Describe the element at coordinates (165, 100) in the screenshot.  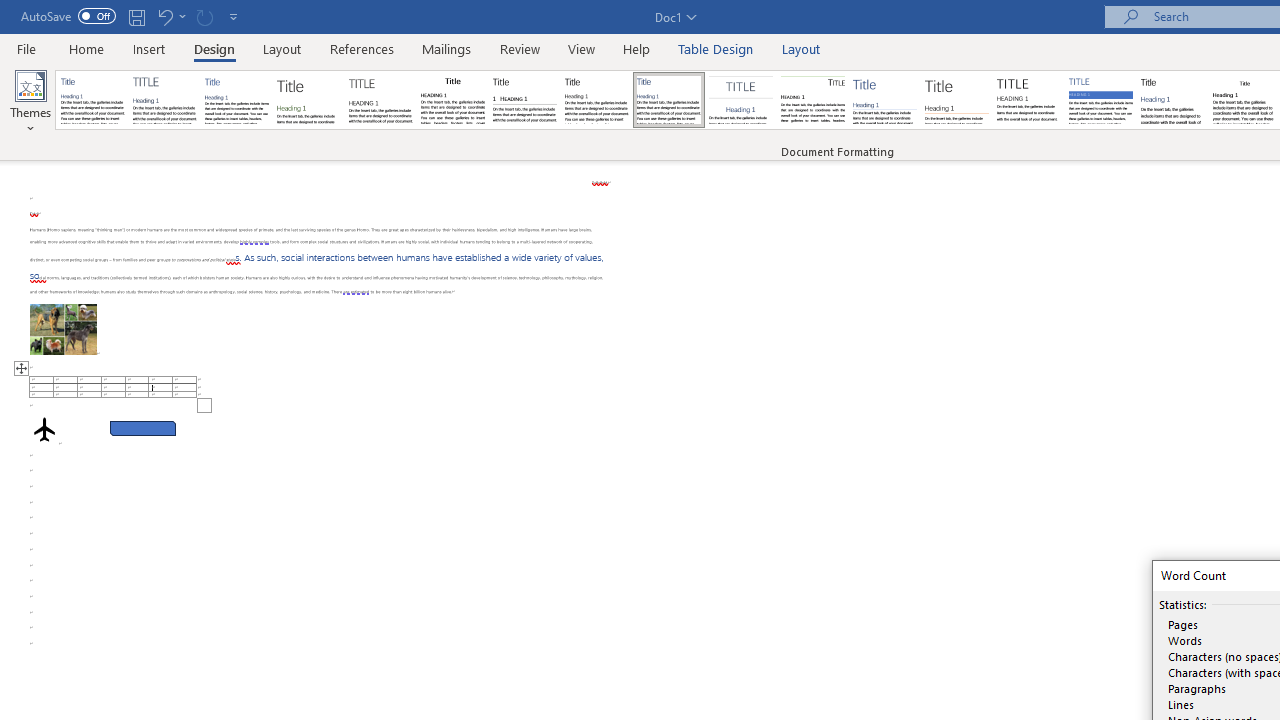
I see `'Basic (Elegant)'` at that location.